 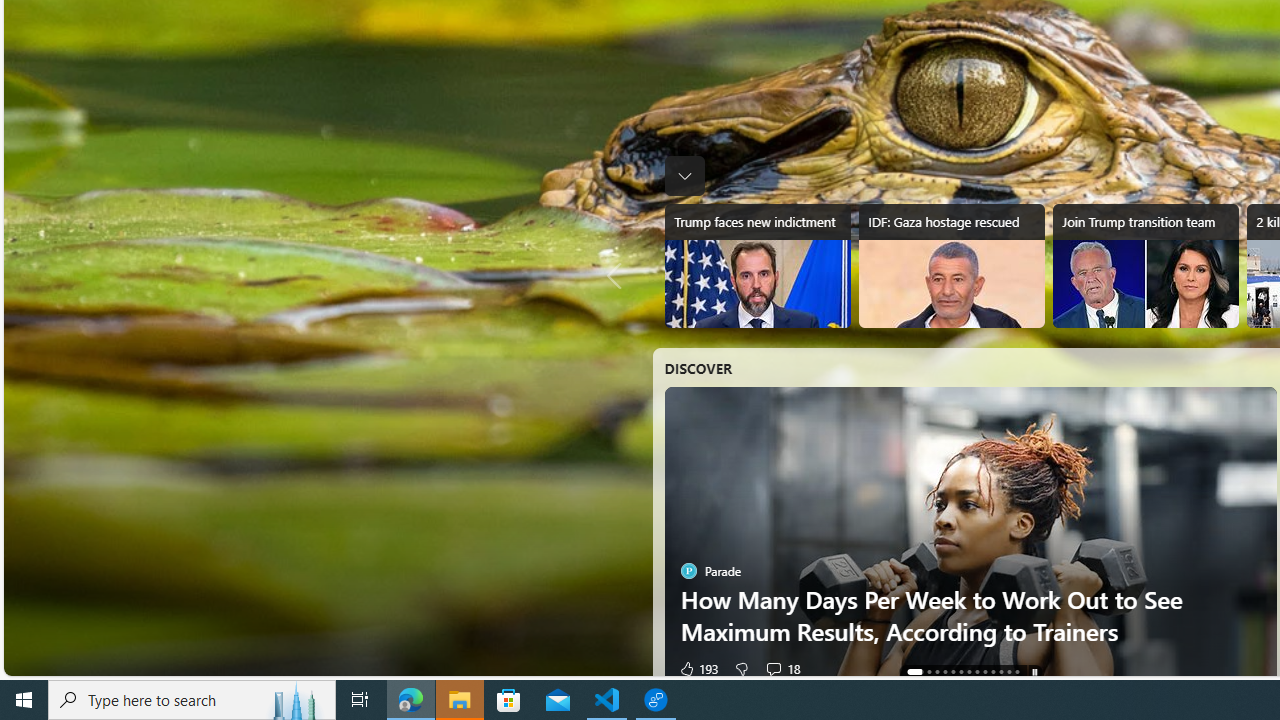 I want to click on 'AutomationID: tab-7', so click(x=976, y=672).